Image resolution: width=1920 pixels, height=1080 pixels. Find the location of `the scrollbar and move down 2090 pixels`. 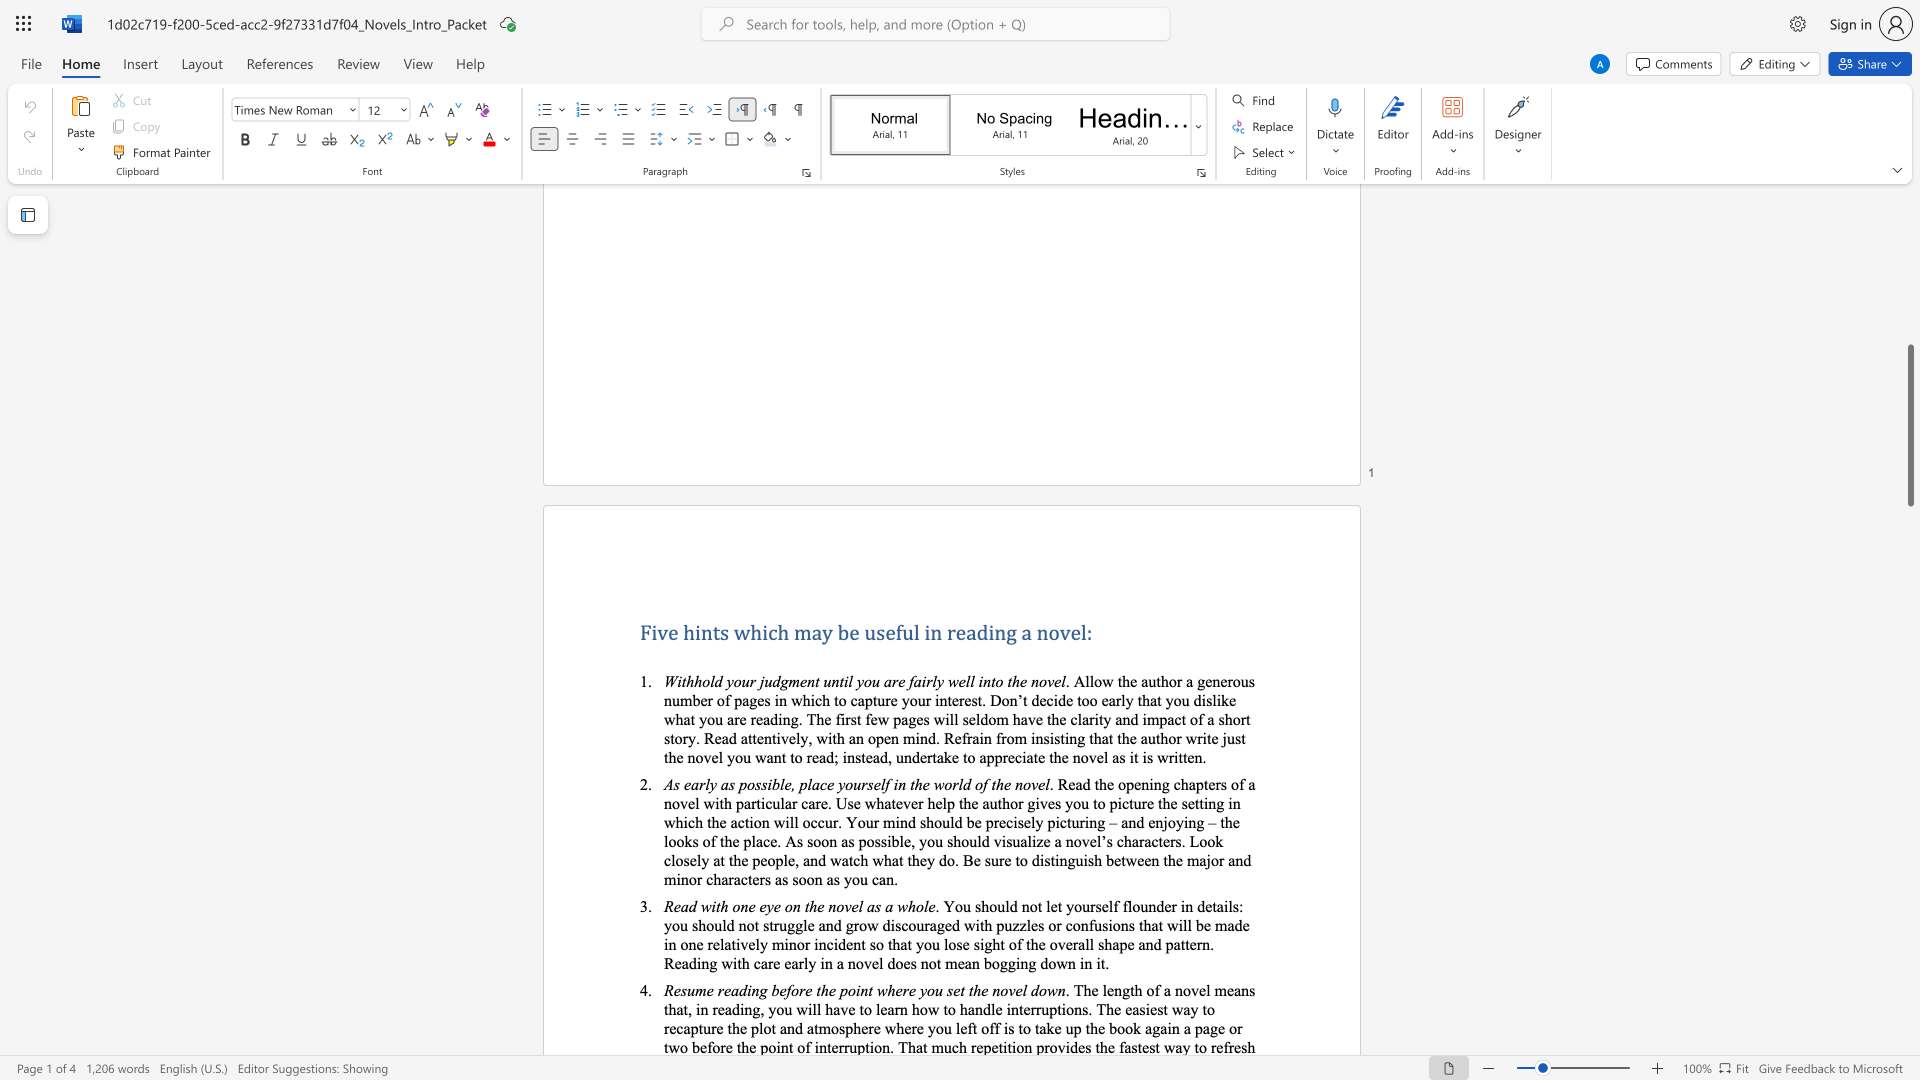

the scrollbar and move down 2090 pixels is located at coordinates (1909, 424).